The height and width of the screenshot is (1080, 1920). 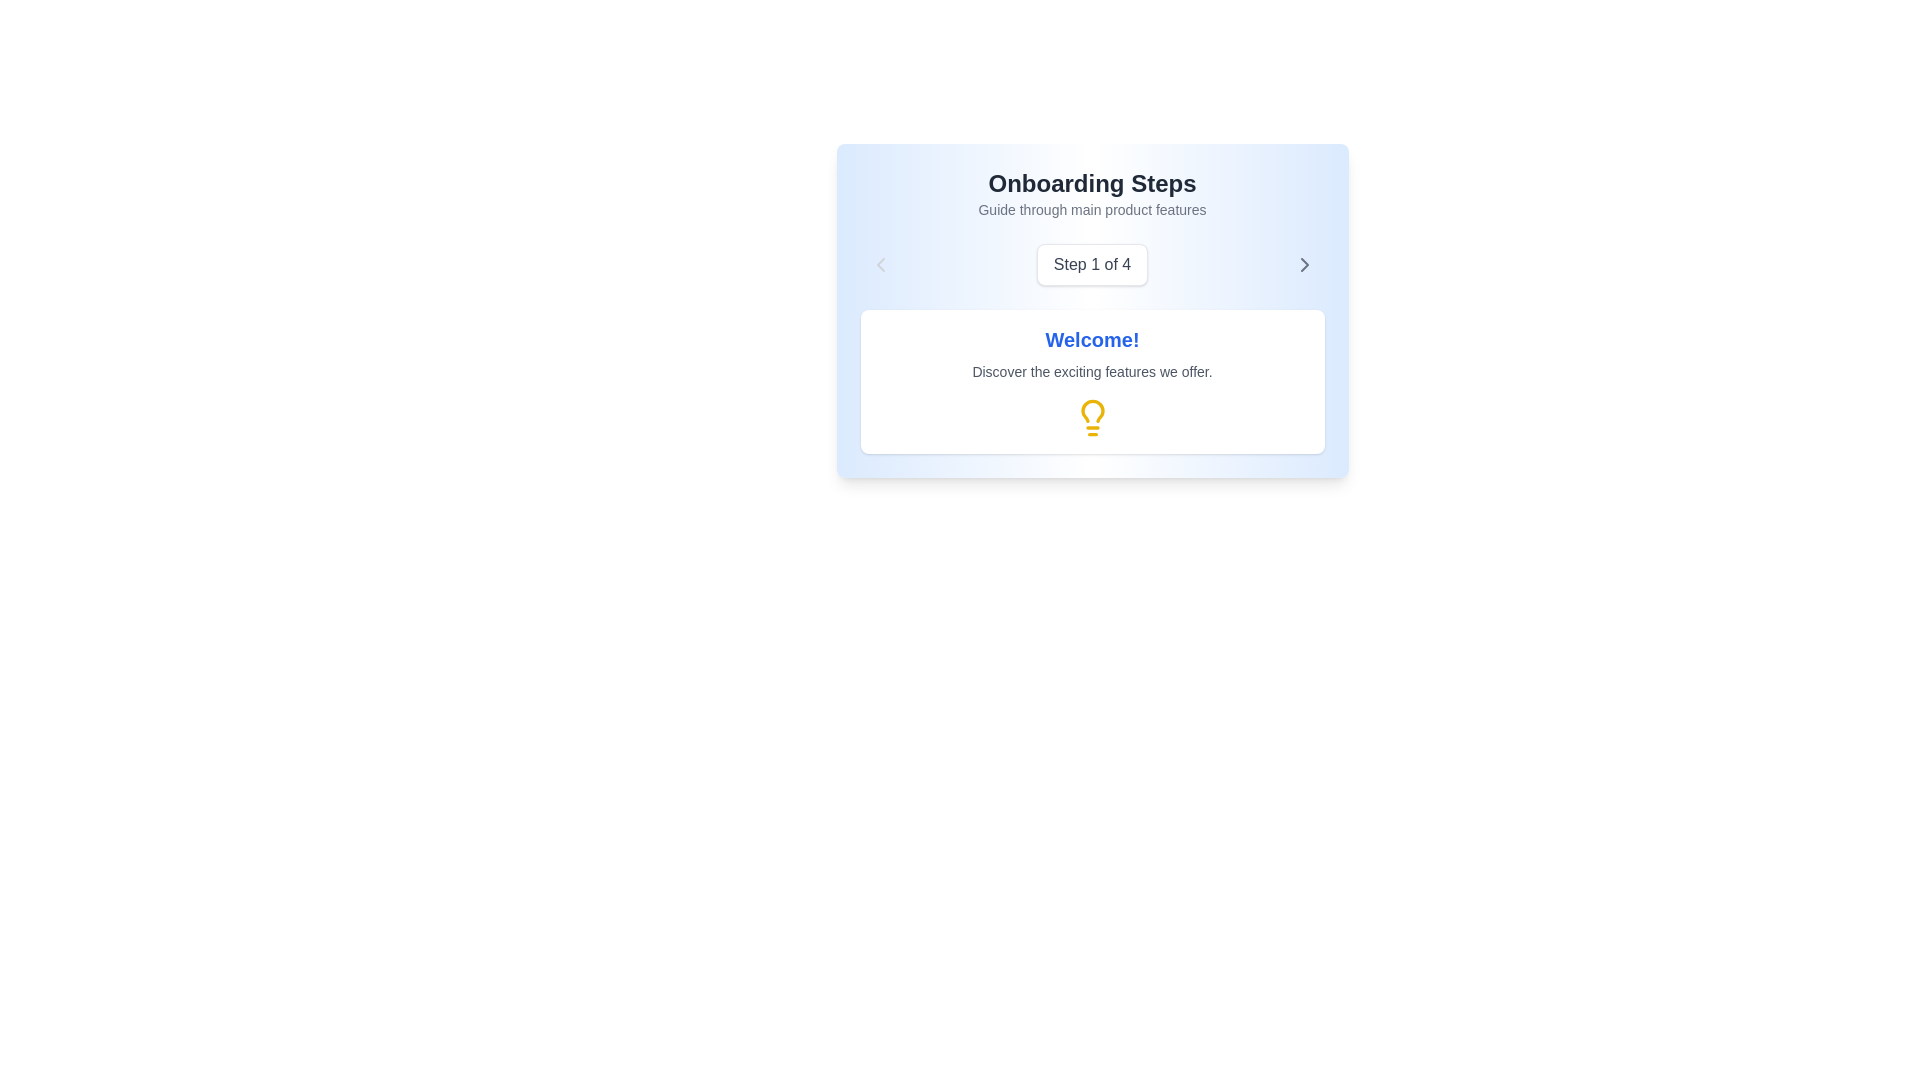 I want to click on the onboarding guide card that displays the current step in a multi-step process and a welcoming message to the user, so click(x=1091, y=311).